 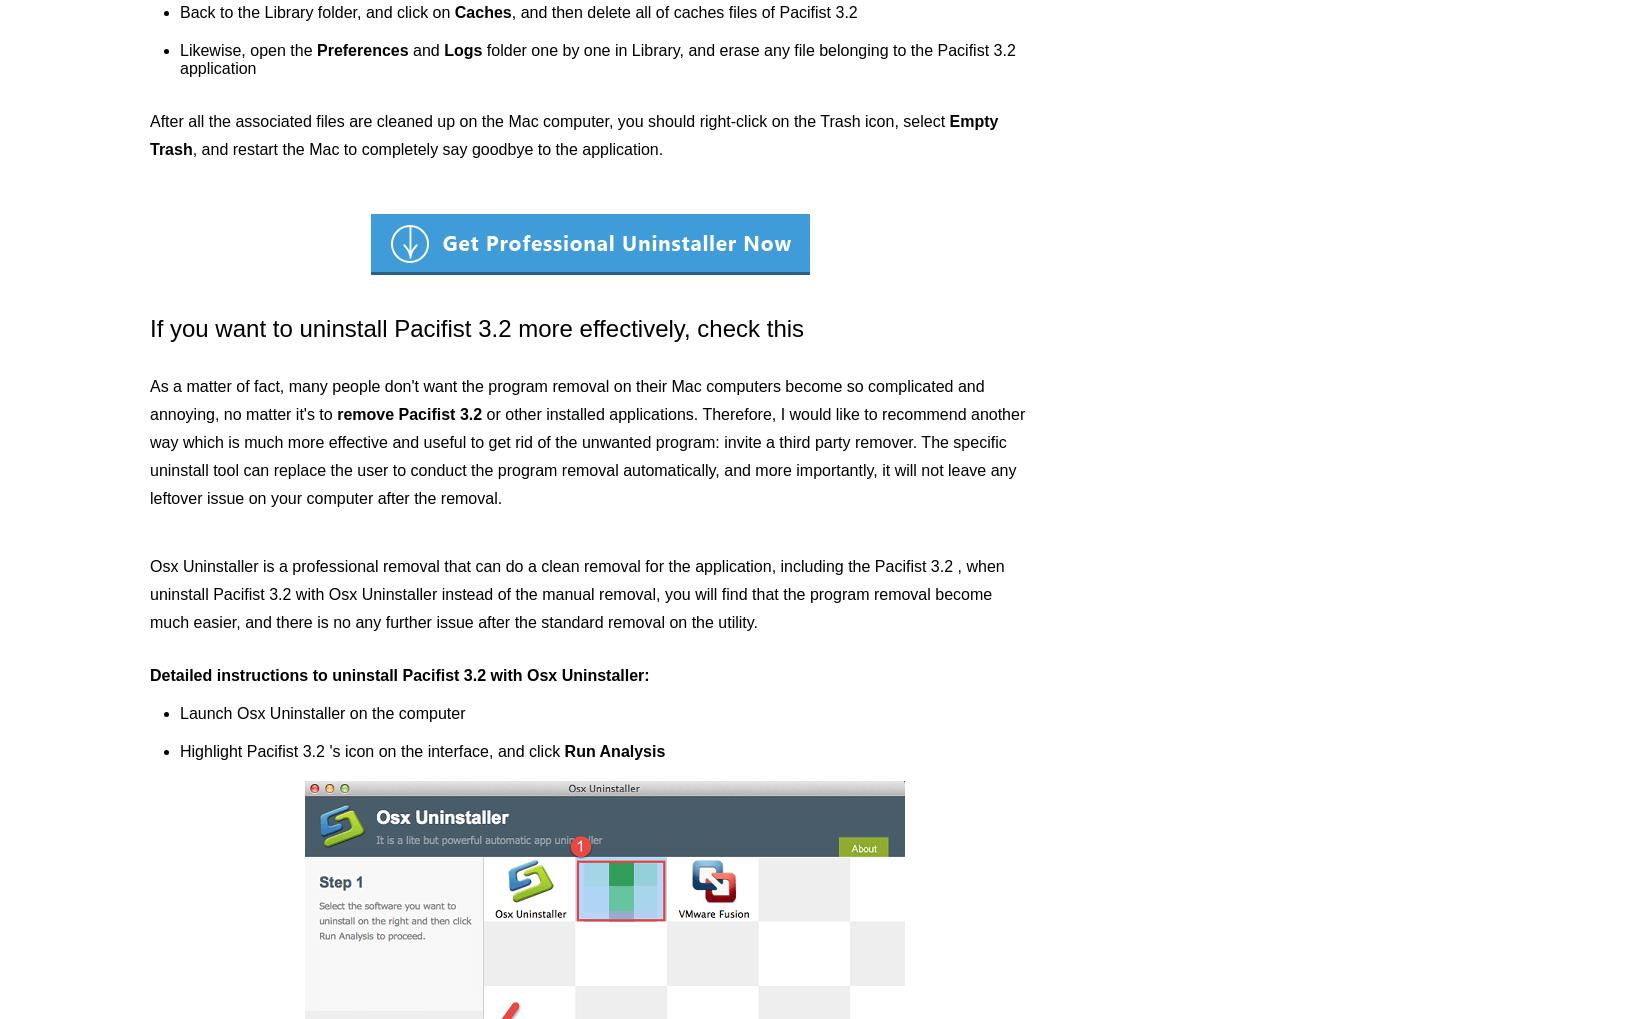 What do you see at coordinates (426, 149) in the screenshot?
I see `', and restart the Mac to completely say goodbye to the application.'` at bounding box center [426, 149].